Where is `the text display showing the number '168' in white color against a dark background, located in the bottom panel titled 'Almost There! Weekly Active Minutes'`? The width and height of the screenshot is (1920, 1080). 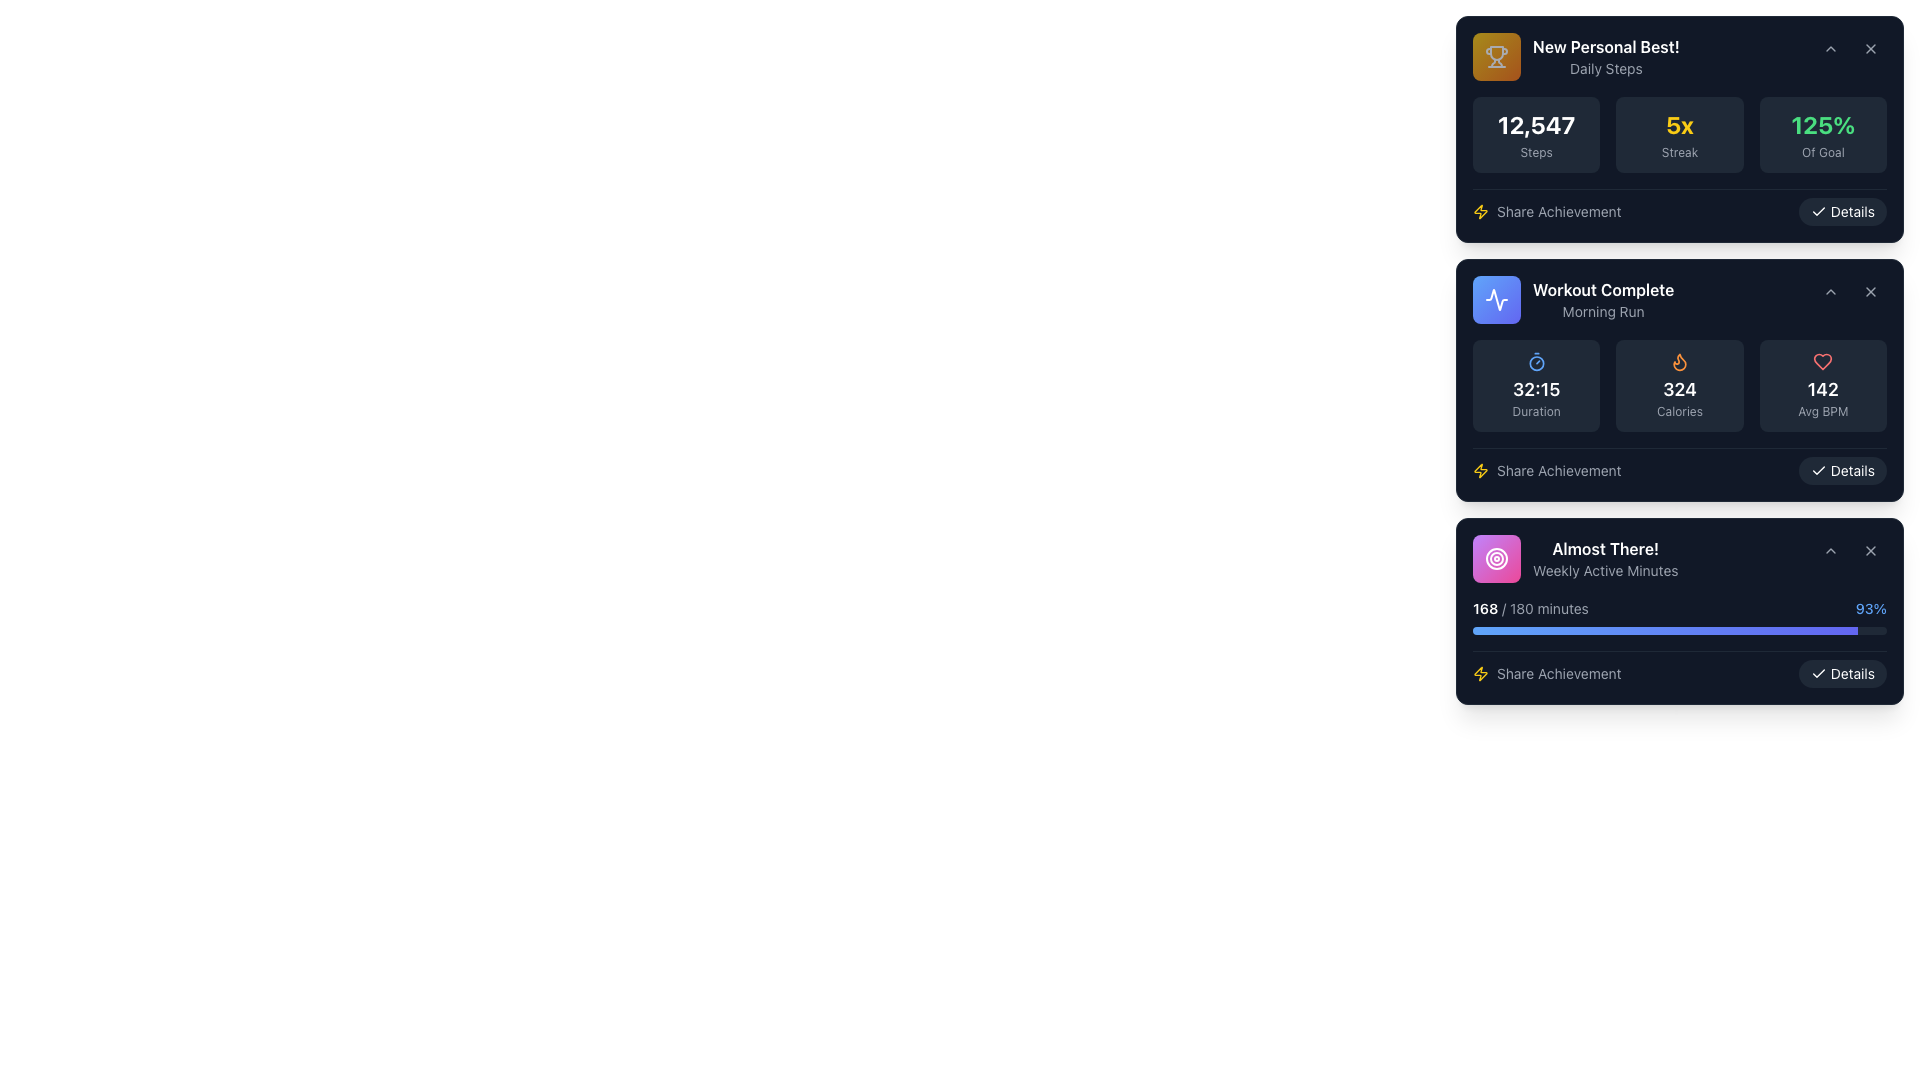
the text display showing the number '168' in white color against a dark background, located in the bottom panel titled 'Almost There! Weekly Active Minutes' is located at coordinates (1485, 607).